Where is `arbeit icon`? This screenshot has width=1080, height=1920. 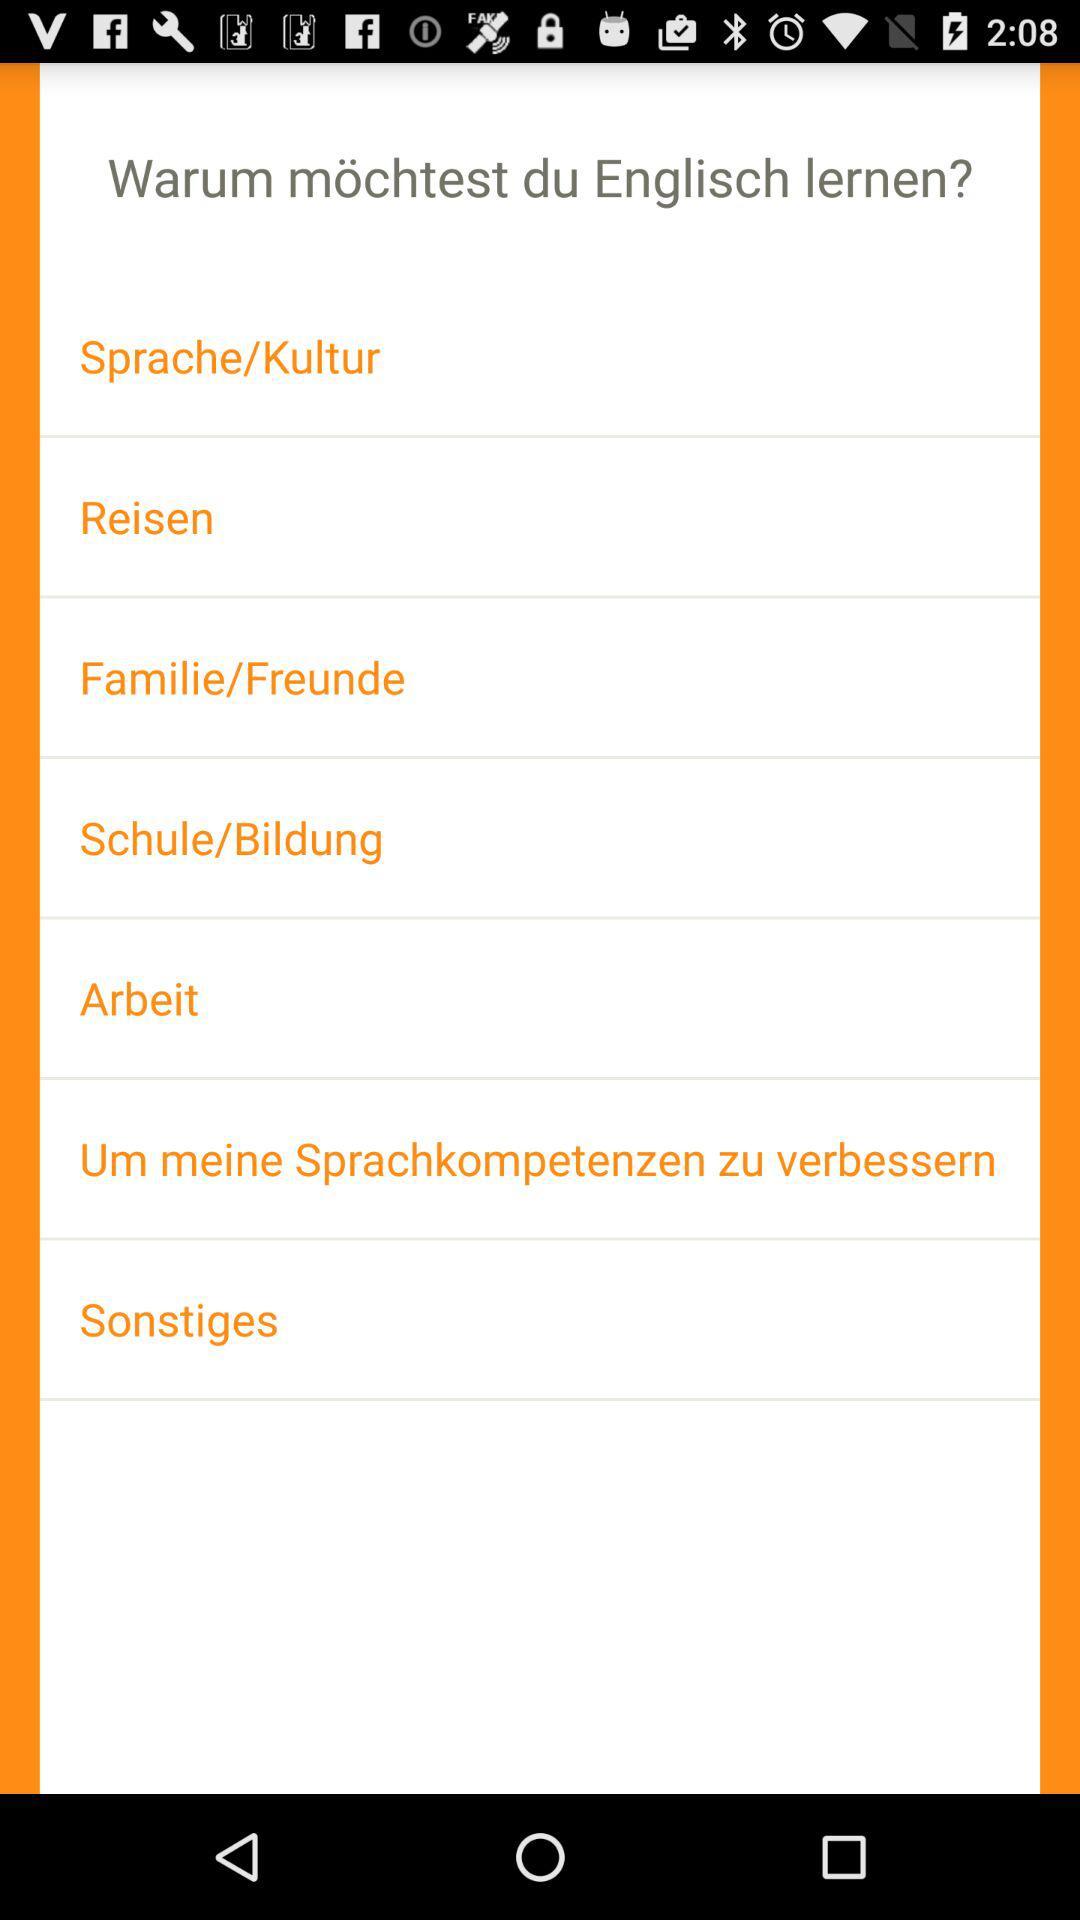
arbeit icon is located at coordinates (540, 998).